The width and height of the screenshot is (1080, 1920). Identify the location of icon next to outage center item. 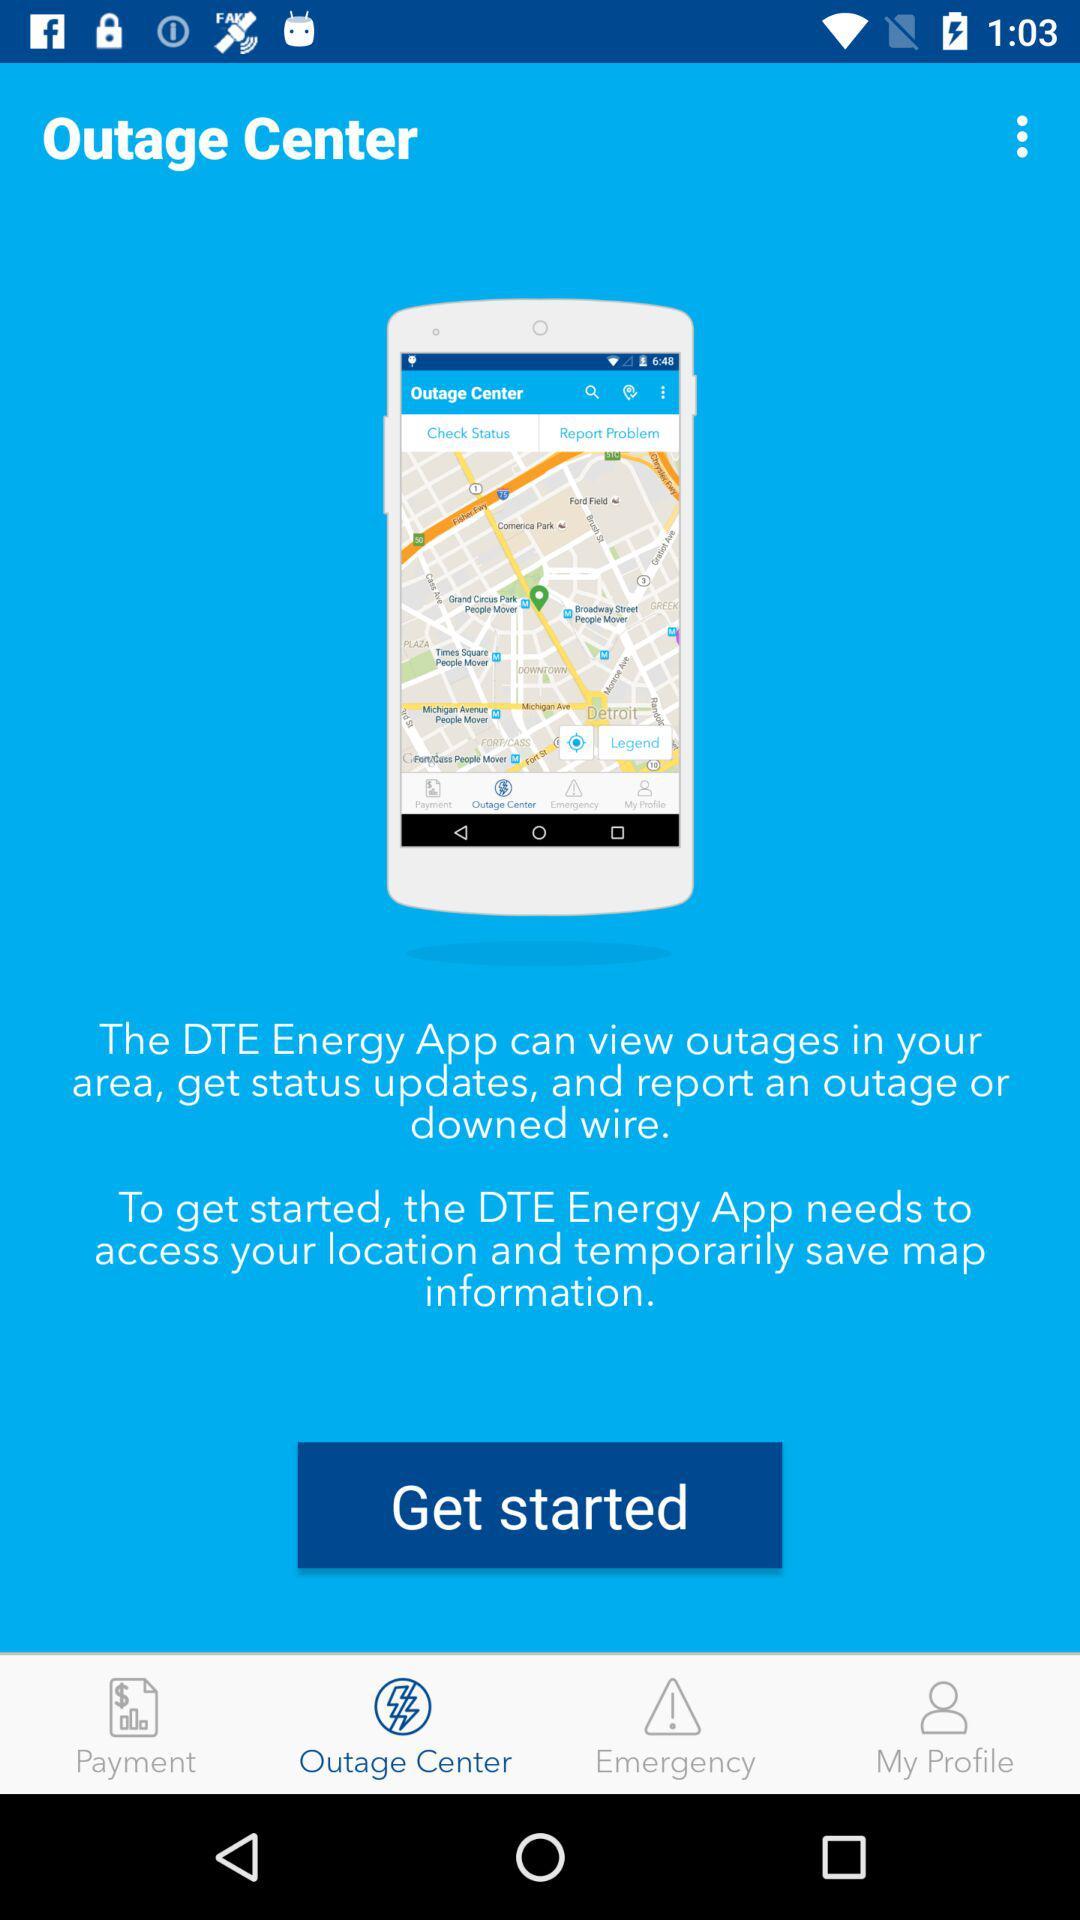
(1027, 135).